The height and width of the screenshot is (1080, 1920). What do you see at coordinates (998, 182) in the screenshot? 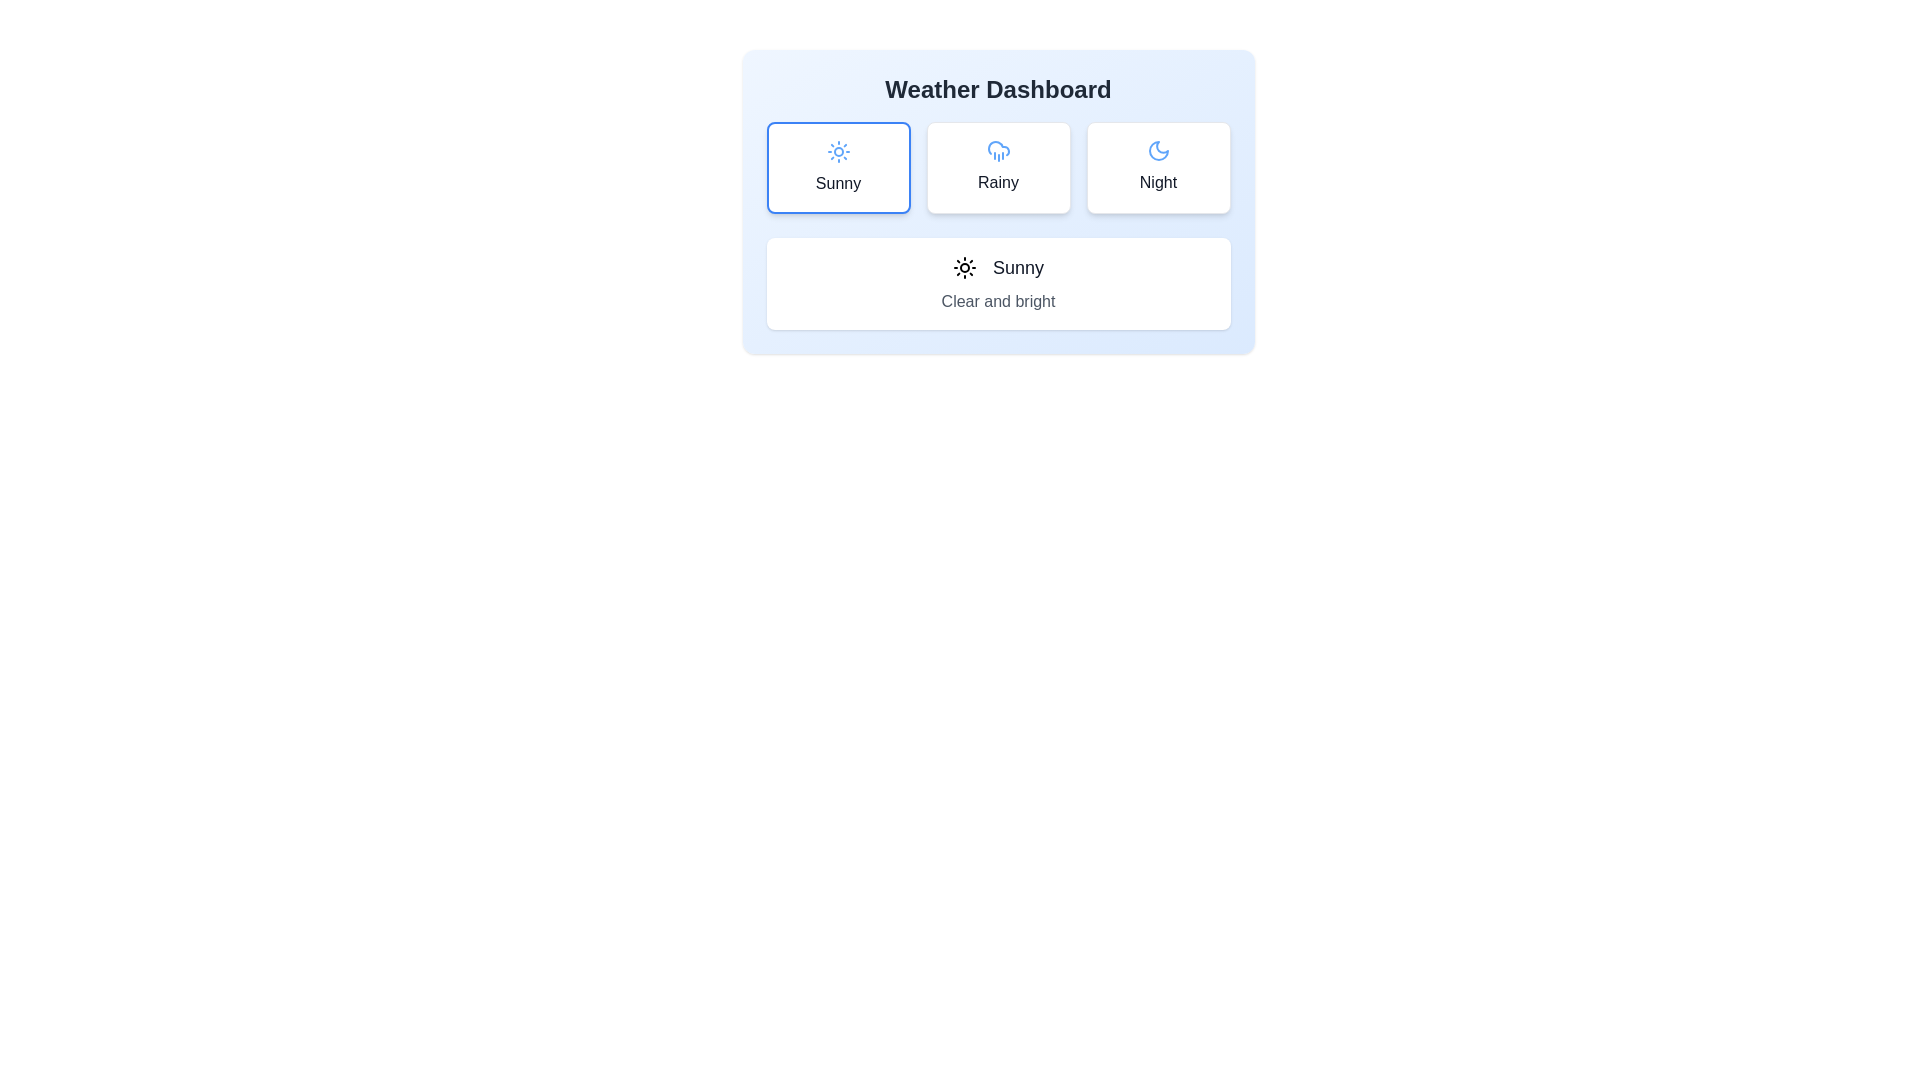
I see `the text label displaying 'Rainy' in bold gray font, located in the middle column of the weather selection interface` at bounding box center [998, 182].